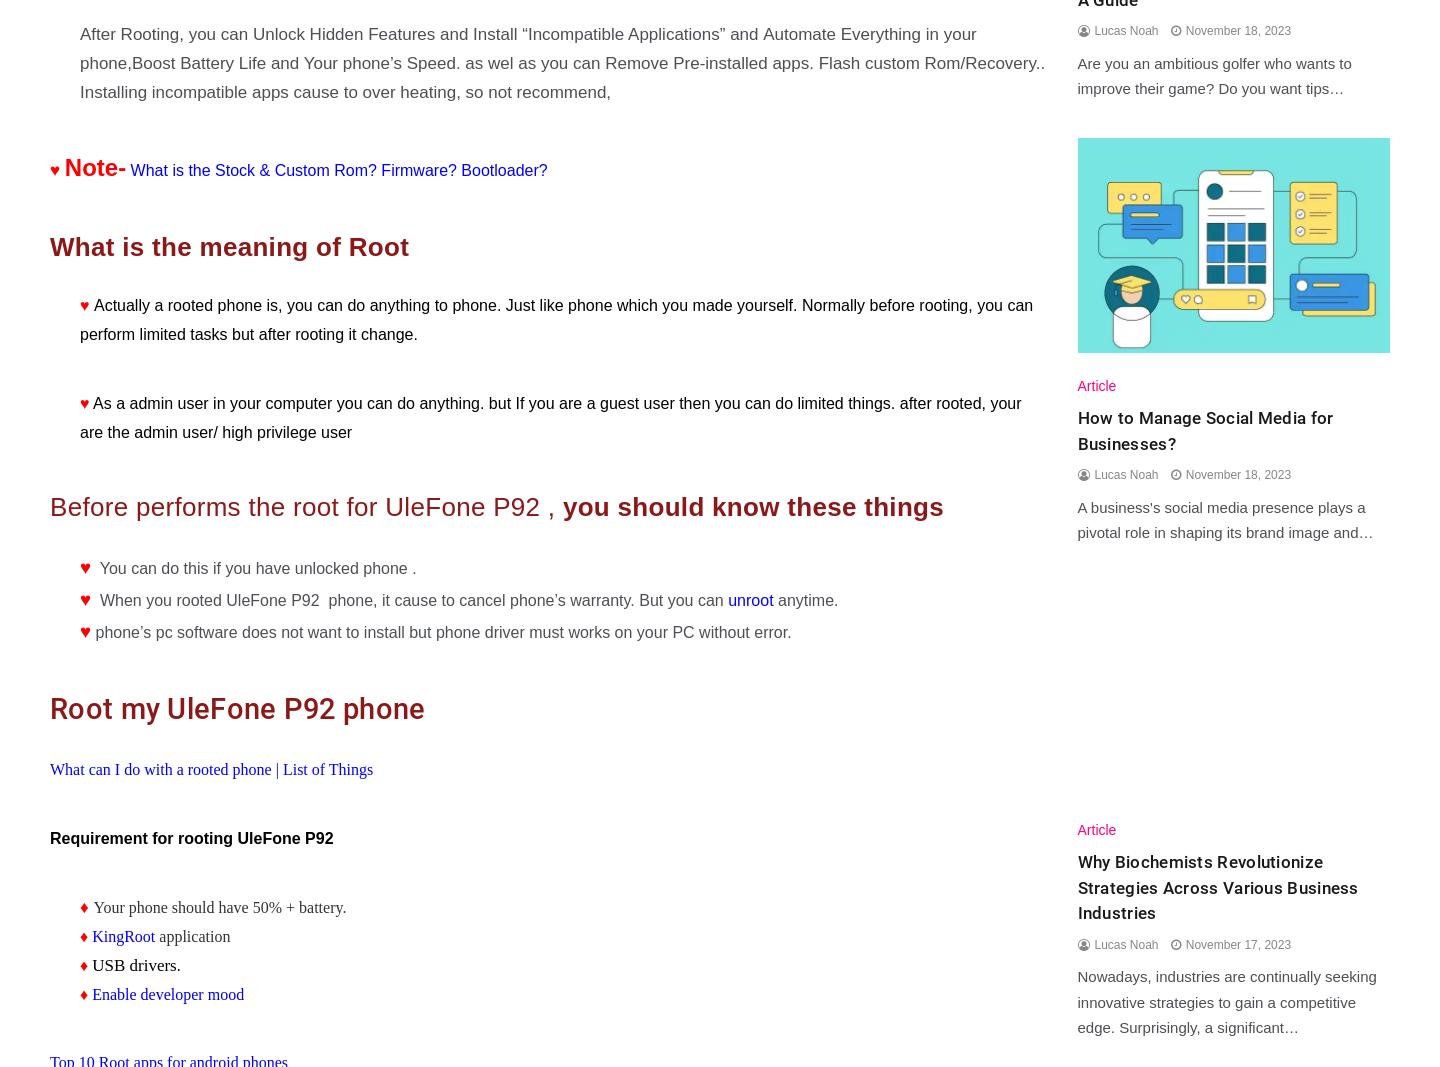 The image size is (1440, 1067). What do you see at coordinates (171, 993) in the screenshot?
I see `'nable developer mood'` at bounding box center [171, 993].